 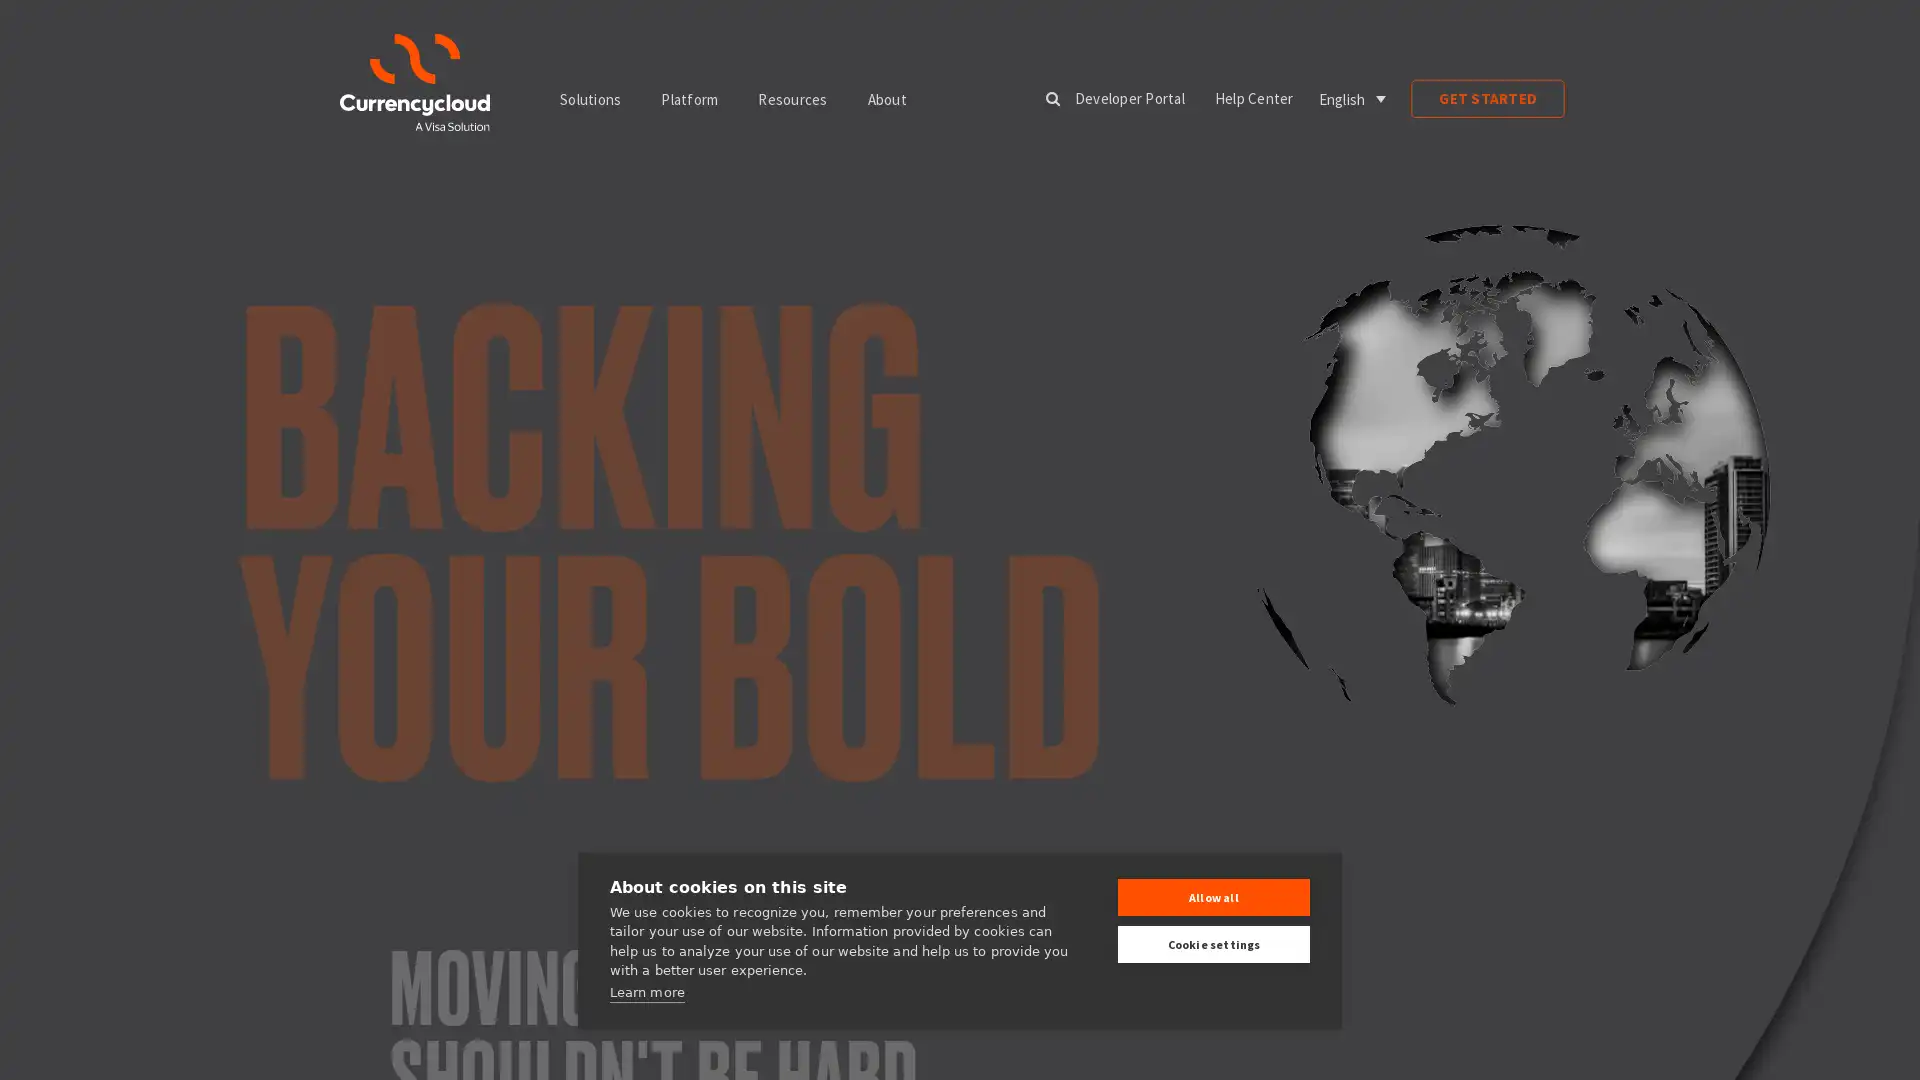 What do you see at coordinates (1213, 944) in the screenshot?
I see `Cookie settings` at bounding box center [1213, 944].